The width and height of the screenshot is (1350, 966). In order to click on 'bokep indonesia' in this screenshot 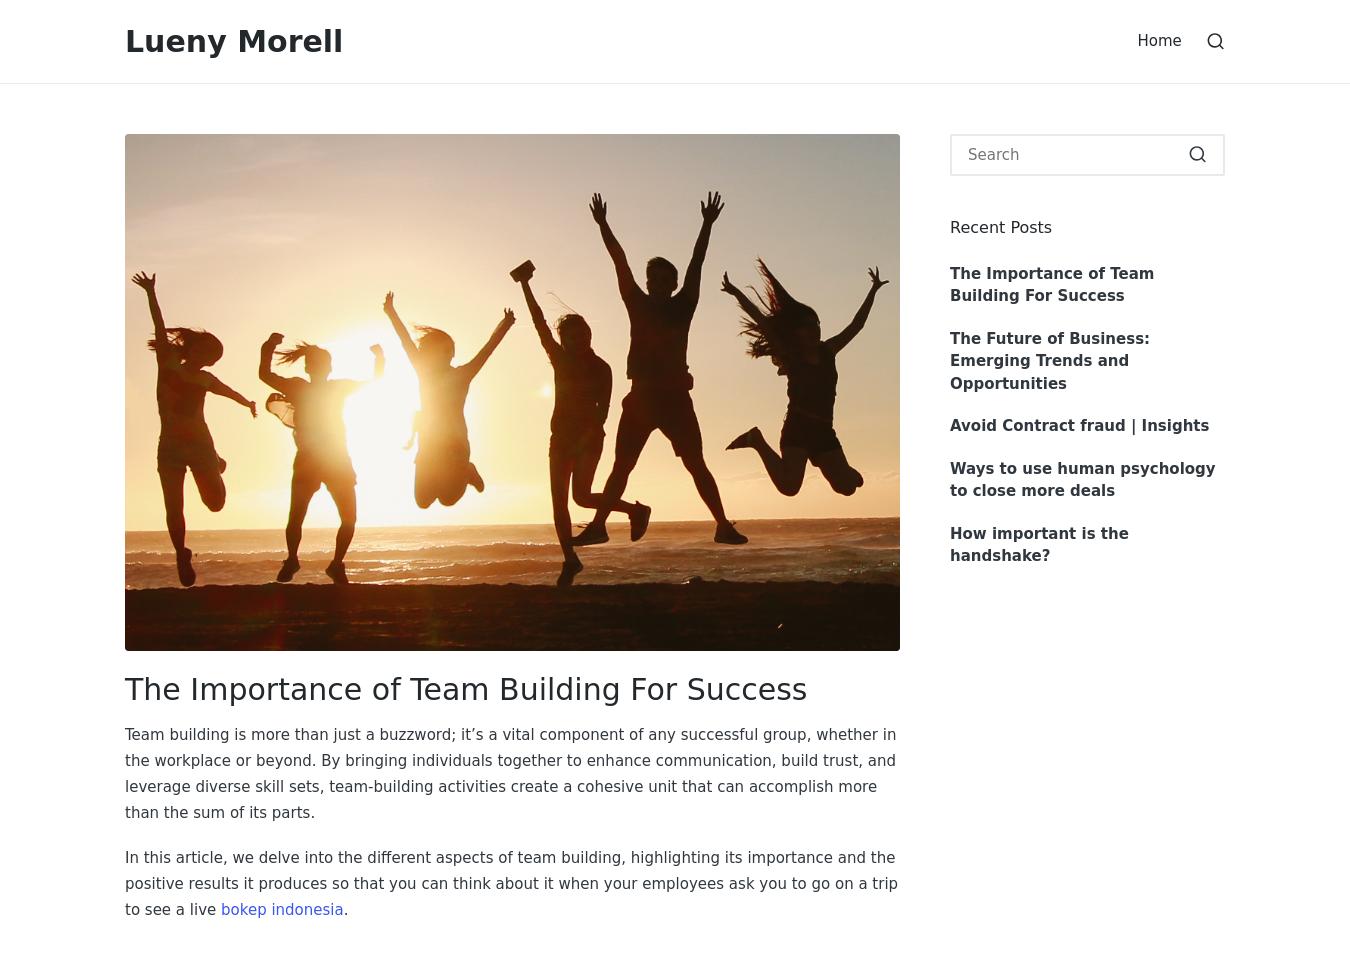, I will do `click(281, 908)`.